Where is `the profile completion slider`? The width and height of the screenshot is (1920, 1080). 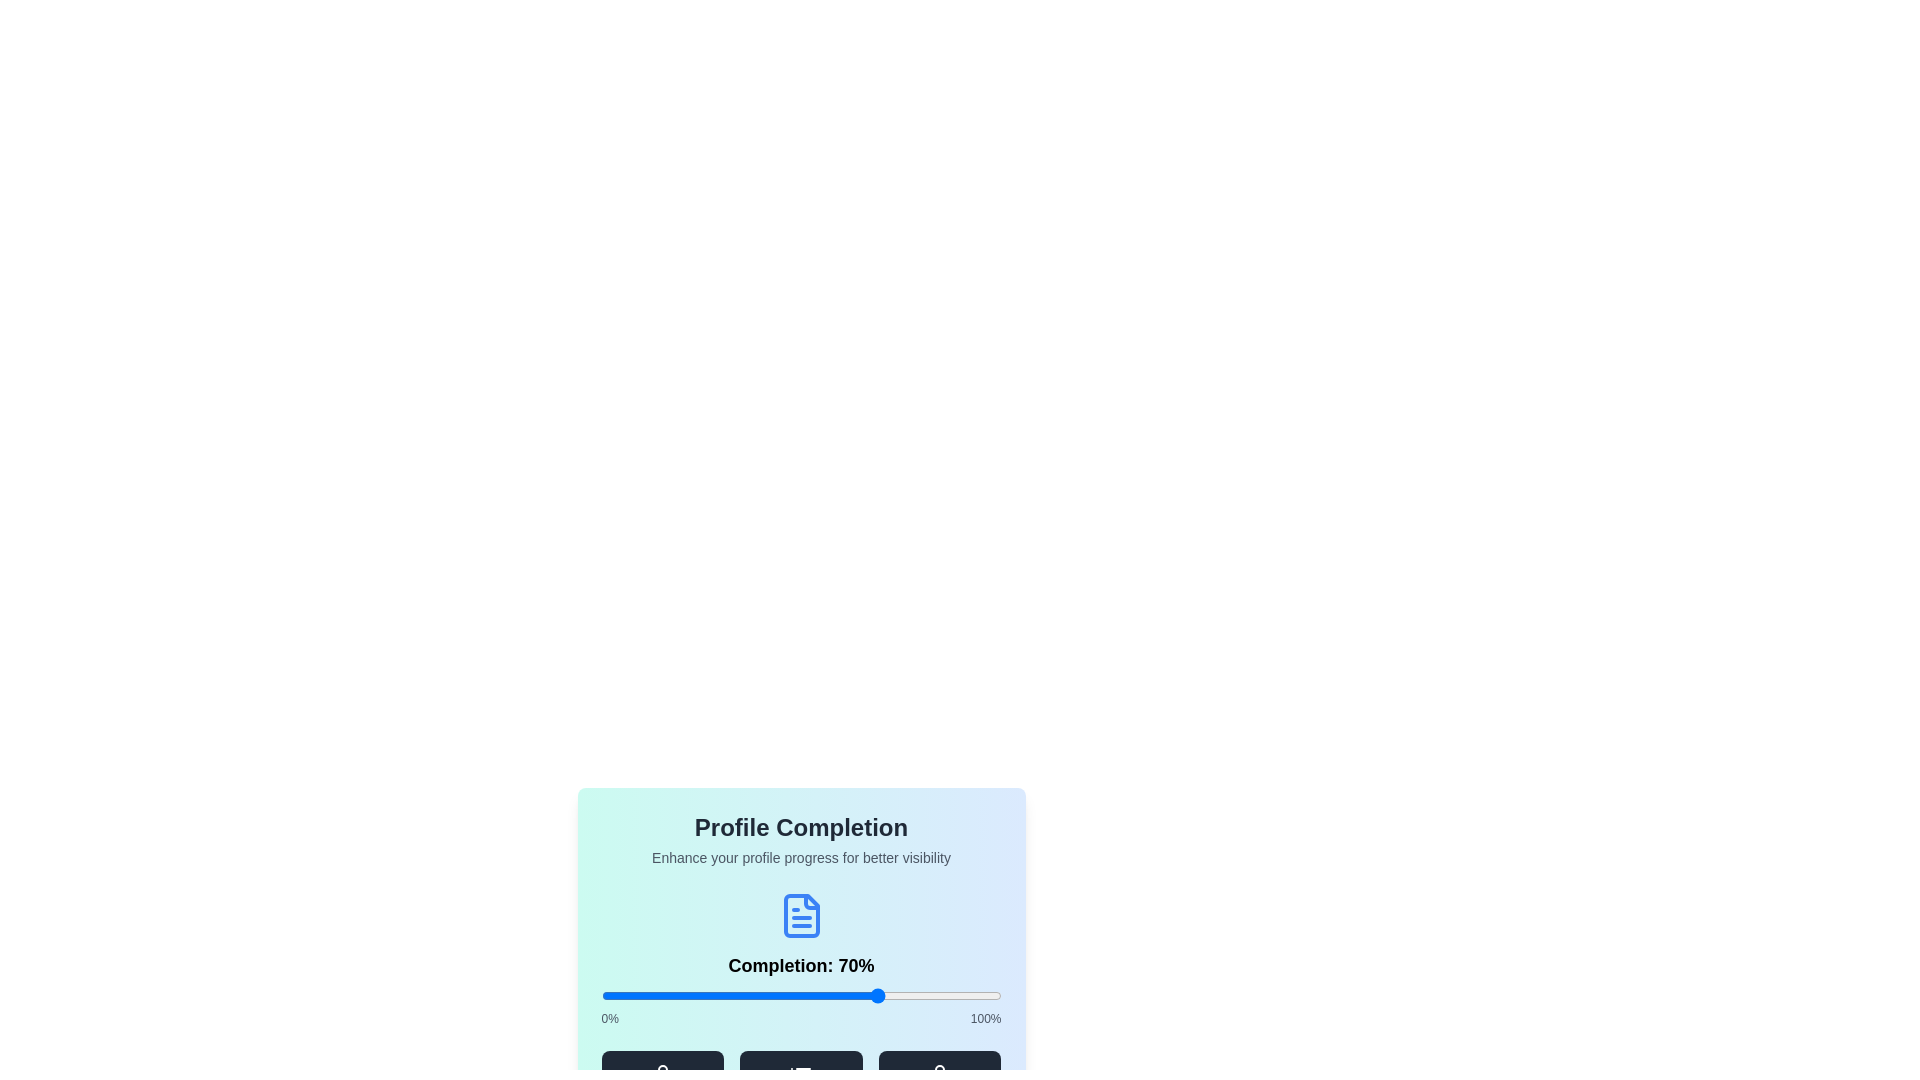
the profile completion slider is located at coordinates (724, 995).